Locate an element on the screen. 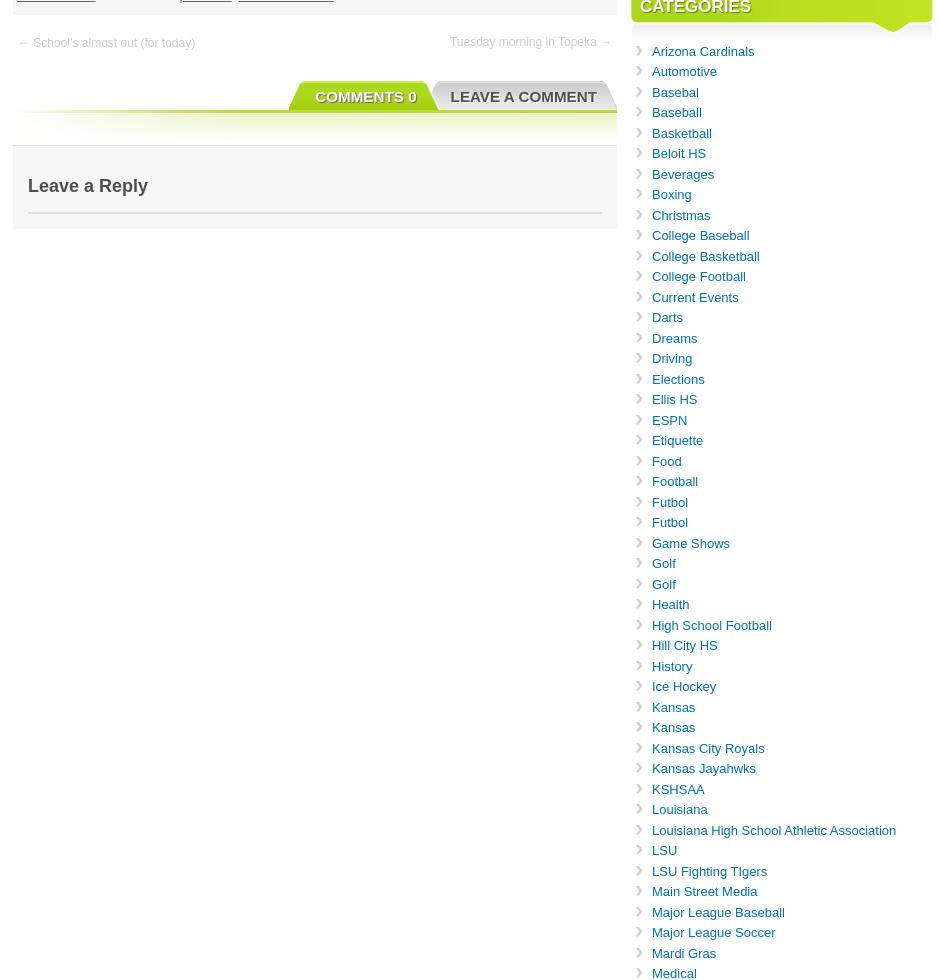 This screenshot has height=980, width=940. 'Driving' is located at coordinates (671, 358).